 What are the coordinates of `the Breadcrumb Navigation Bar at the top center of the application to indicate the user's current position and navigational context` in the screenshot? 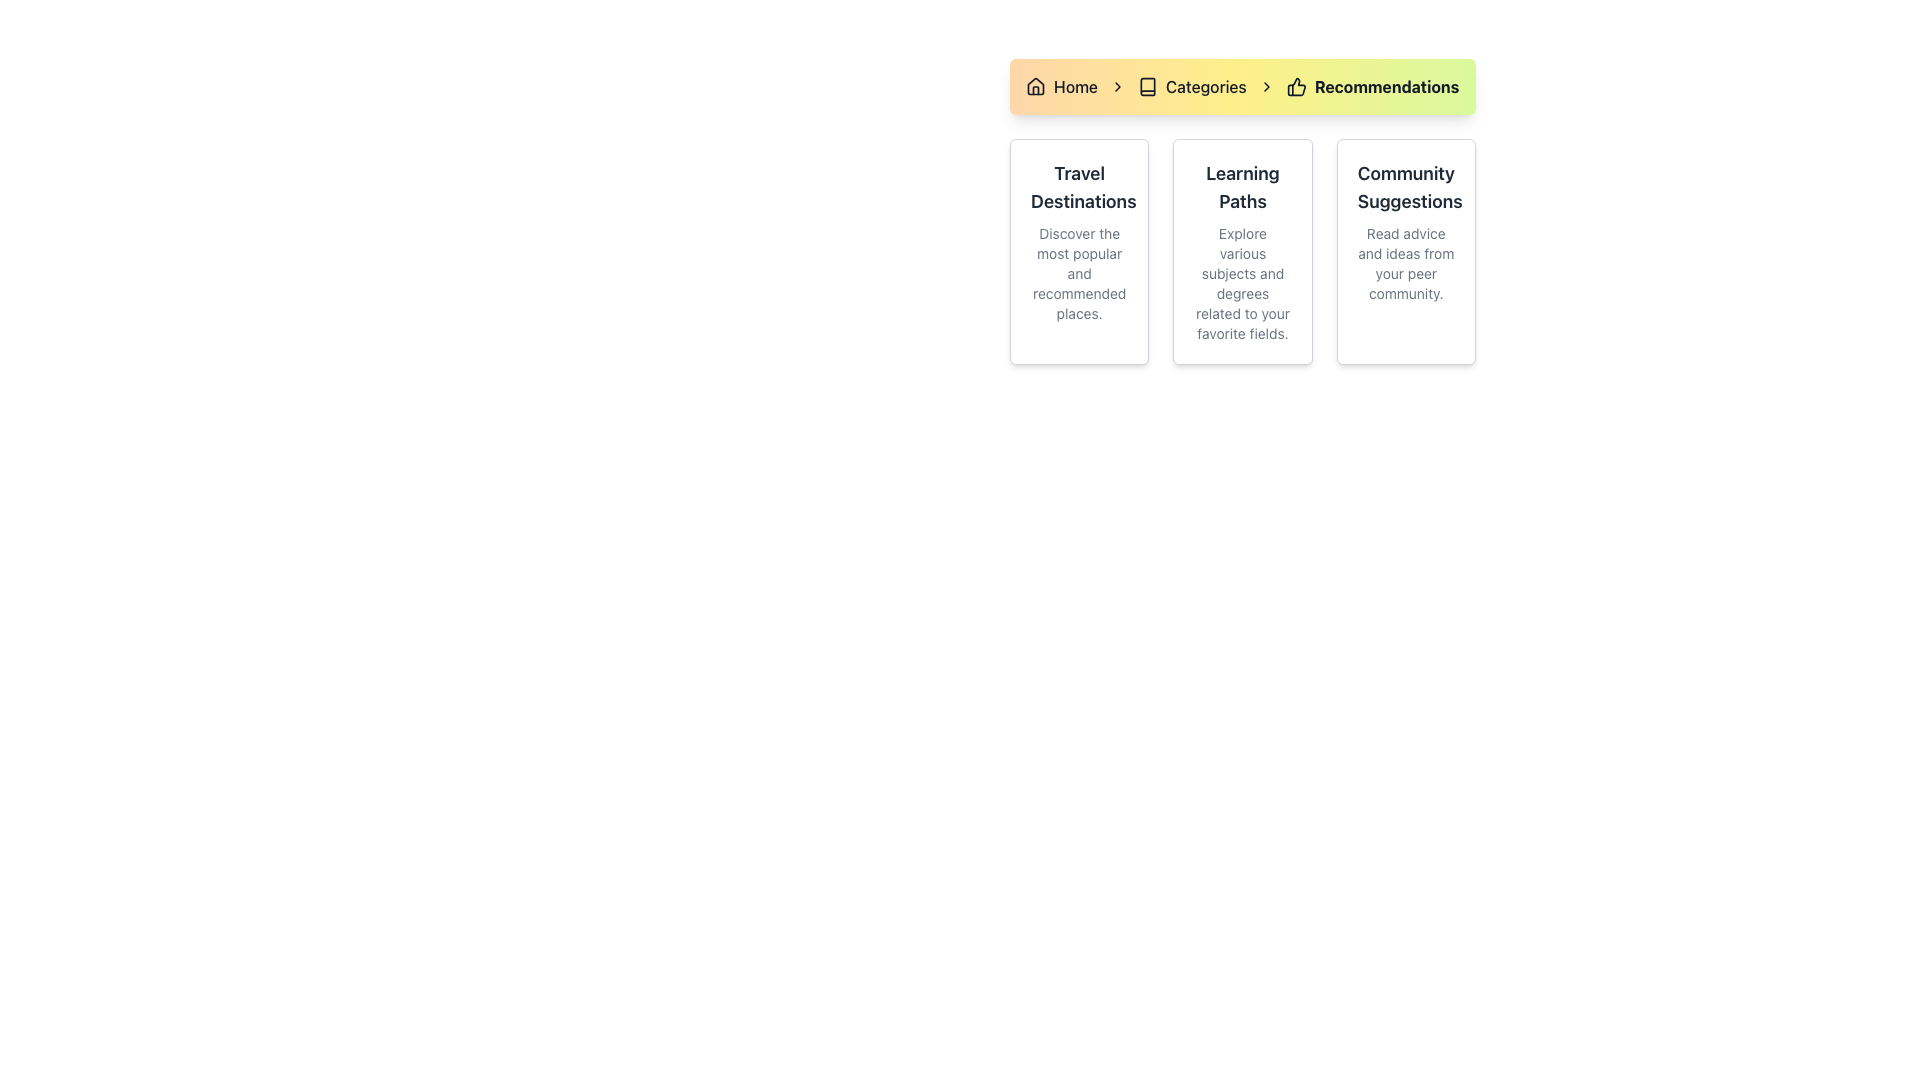 It's located at (1242, 86).